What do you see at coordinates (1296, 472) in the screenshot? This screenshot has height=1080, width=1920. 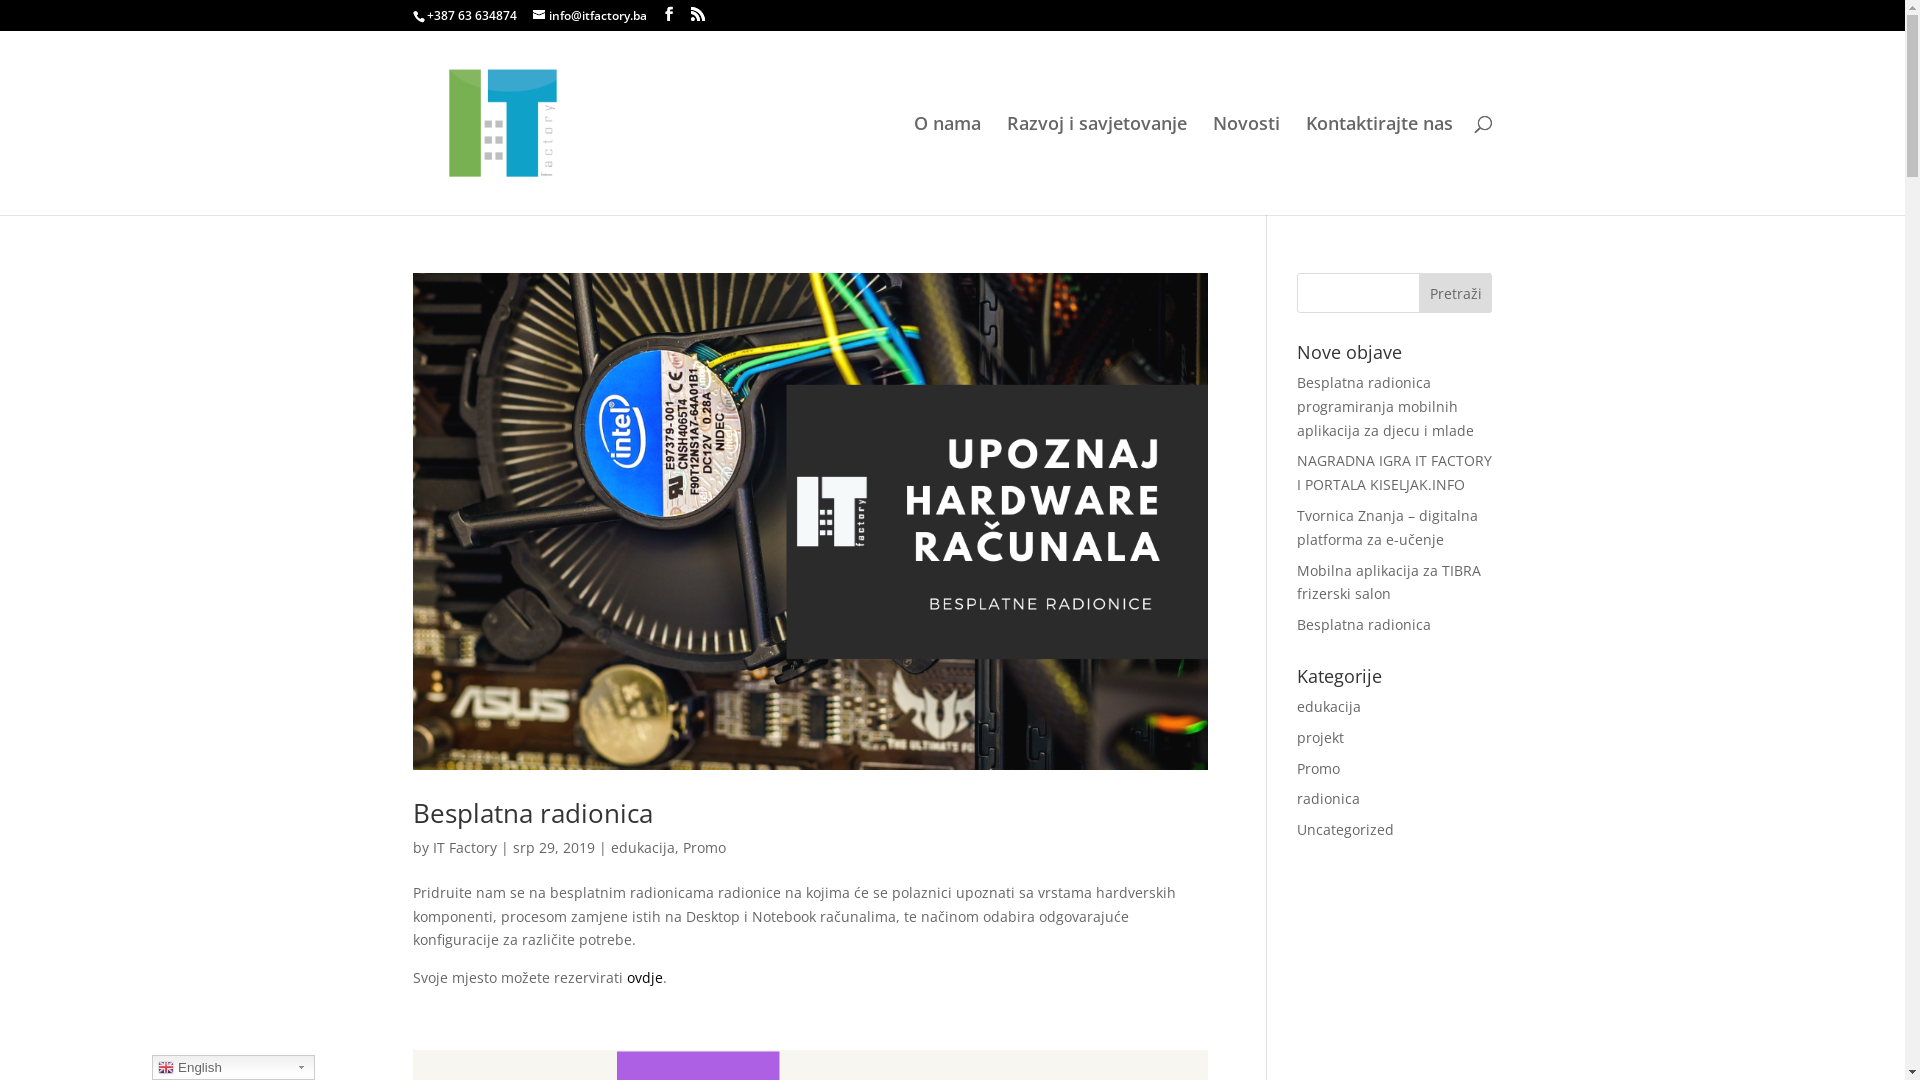 I see `'NAGRADNA IGRA IT FACTORY I PORTALA KISELJAK.INFO'` at bounding box center [1296, 472].